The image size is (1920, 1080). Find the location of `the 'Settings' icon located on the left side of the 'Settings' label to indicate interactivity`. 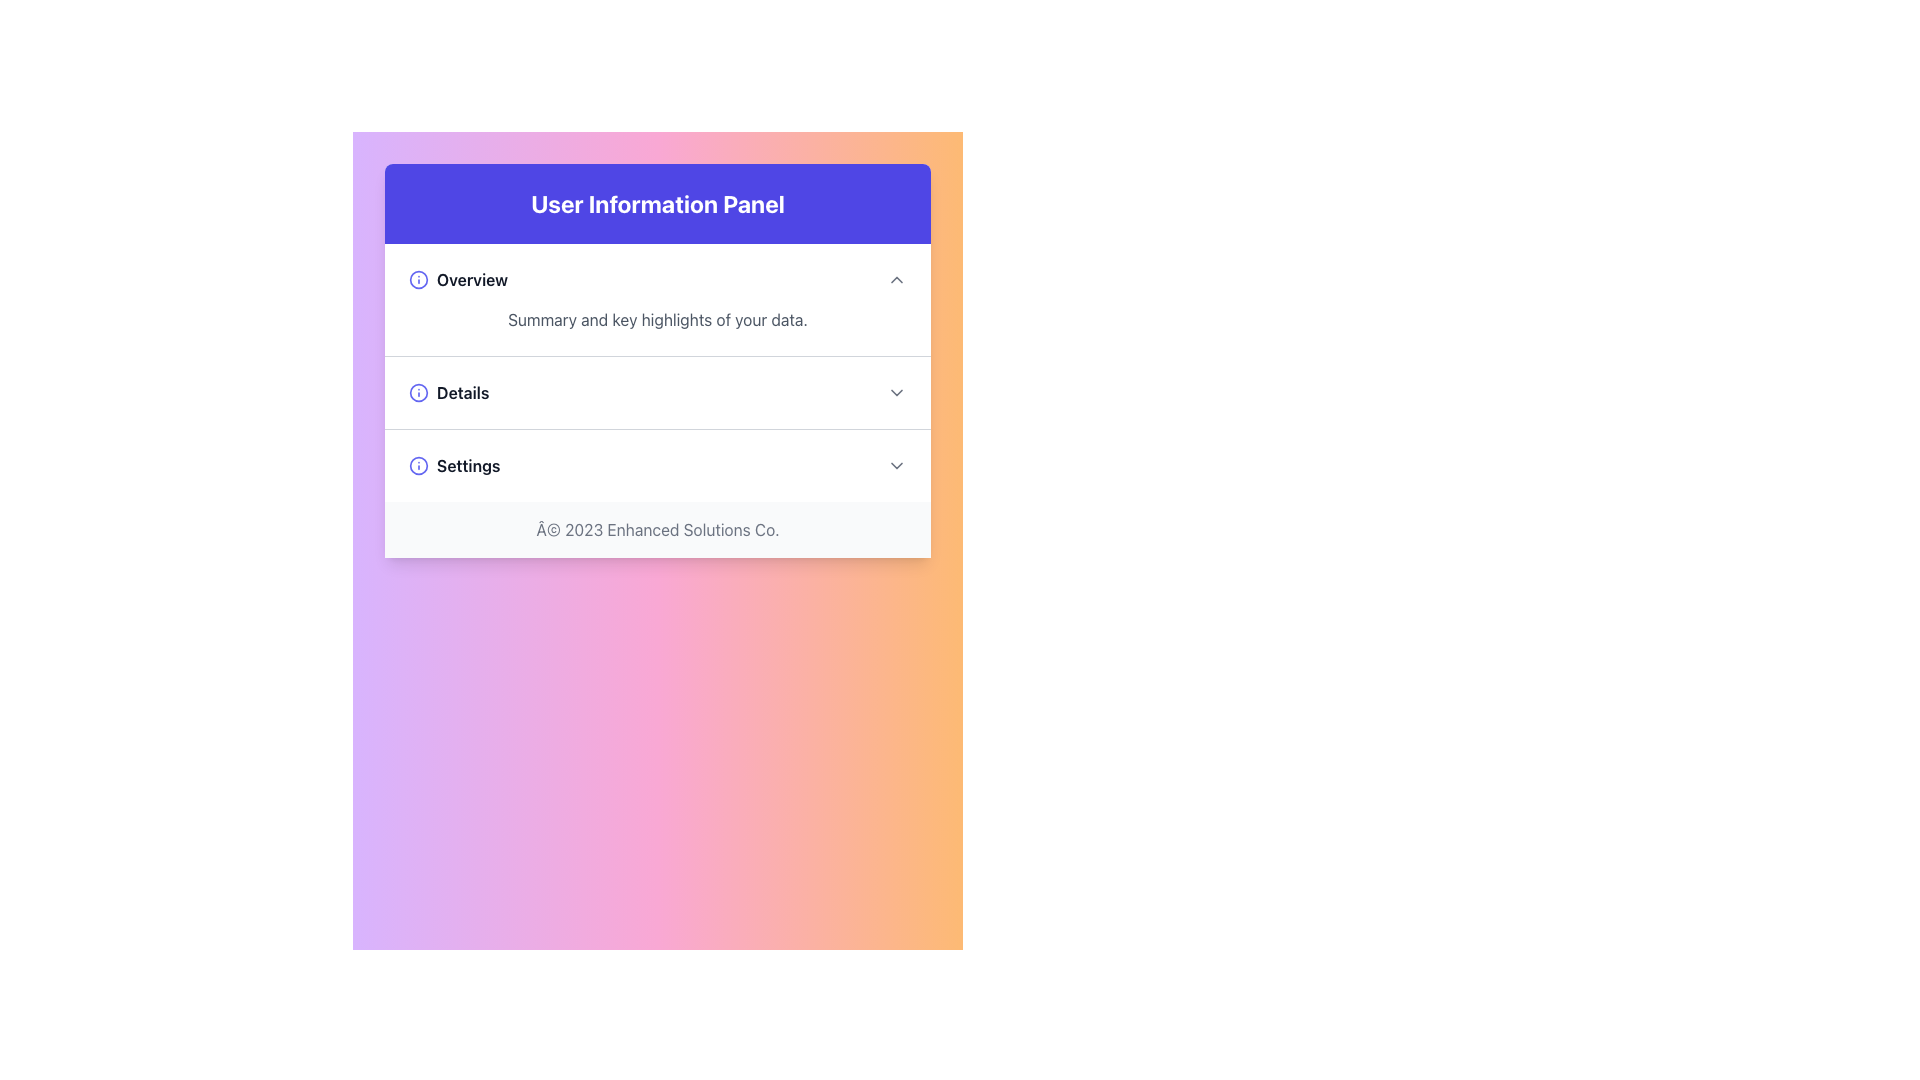

the 'Settings' icon located on the left side of the 'Settings' label to indicate interactivity is located at coordinates (417, 466).